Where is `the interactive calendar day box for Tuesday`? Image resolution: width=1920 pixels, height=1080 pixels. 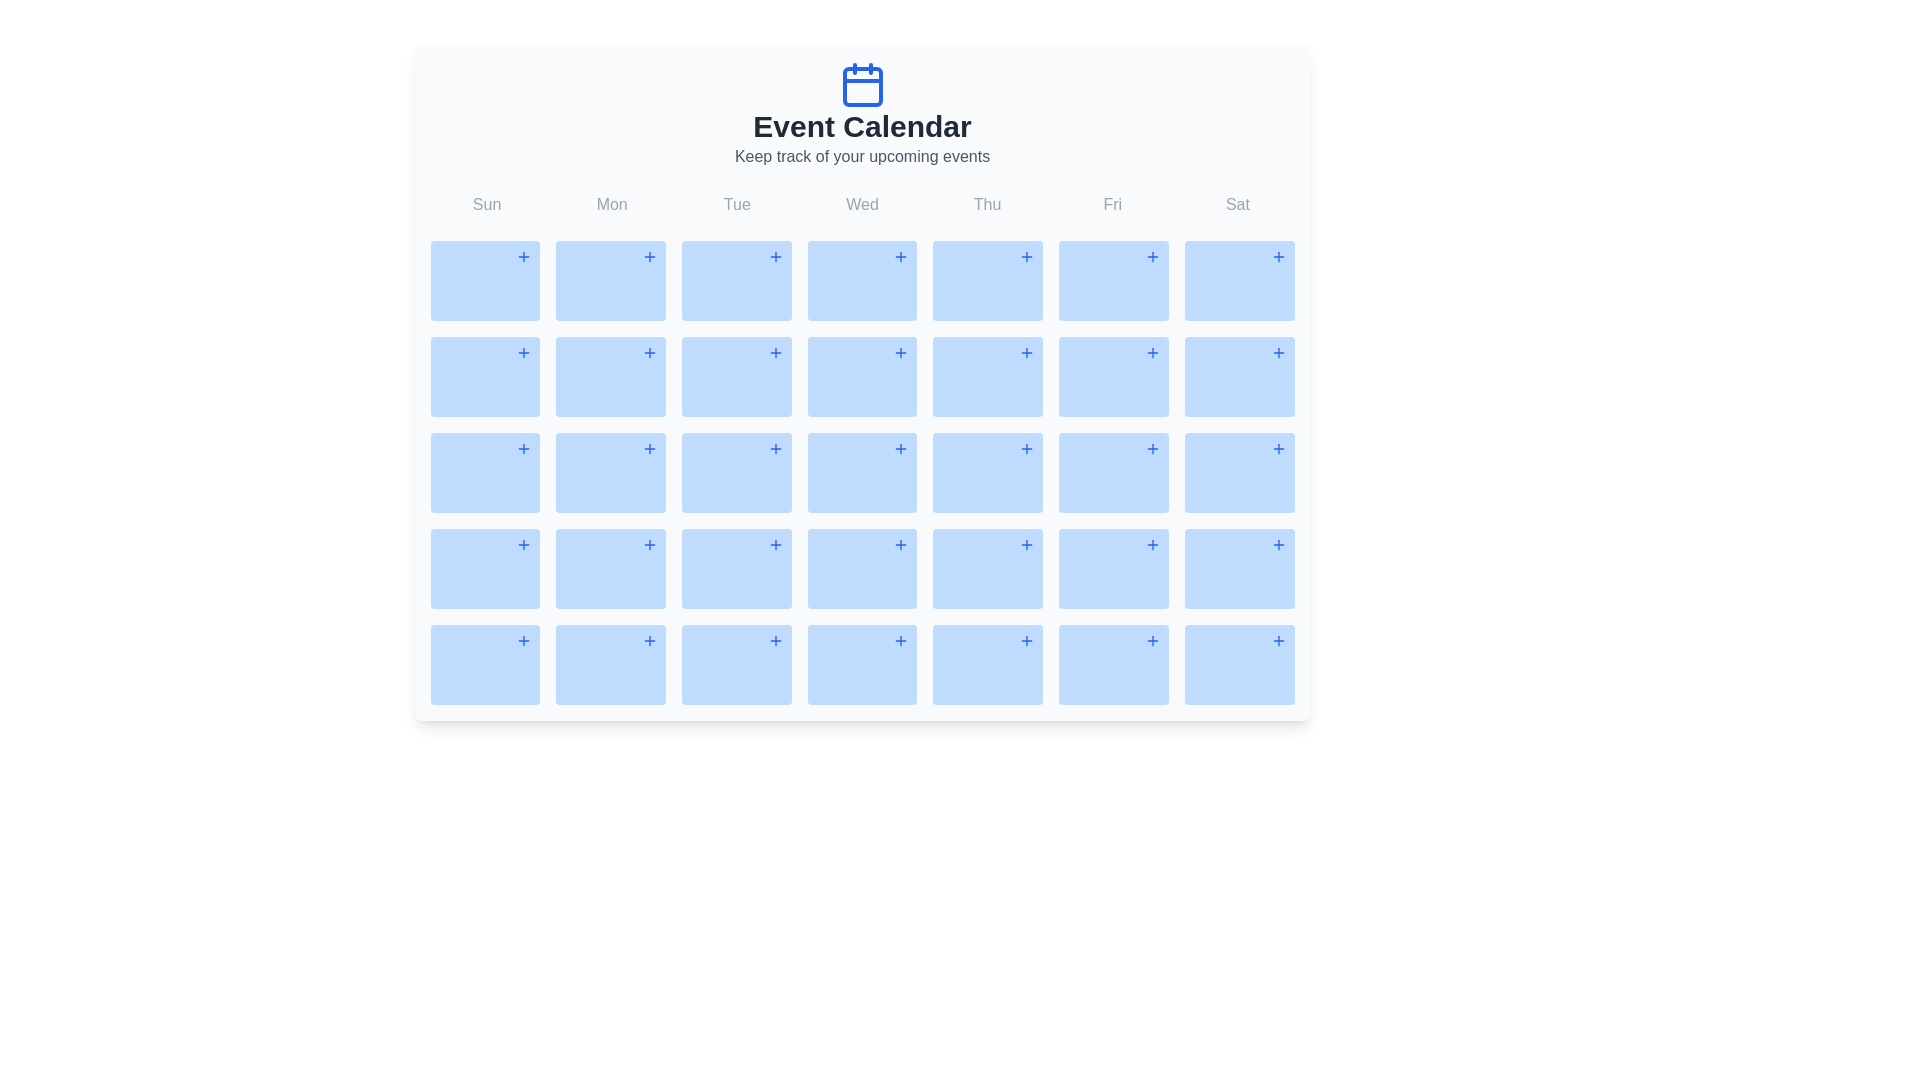
the interactive calendar day box for Tuesday is located at coordinates (735, 377).